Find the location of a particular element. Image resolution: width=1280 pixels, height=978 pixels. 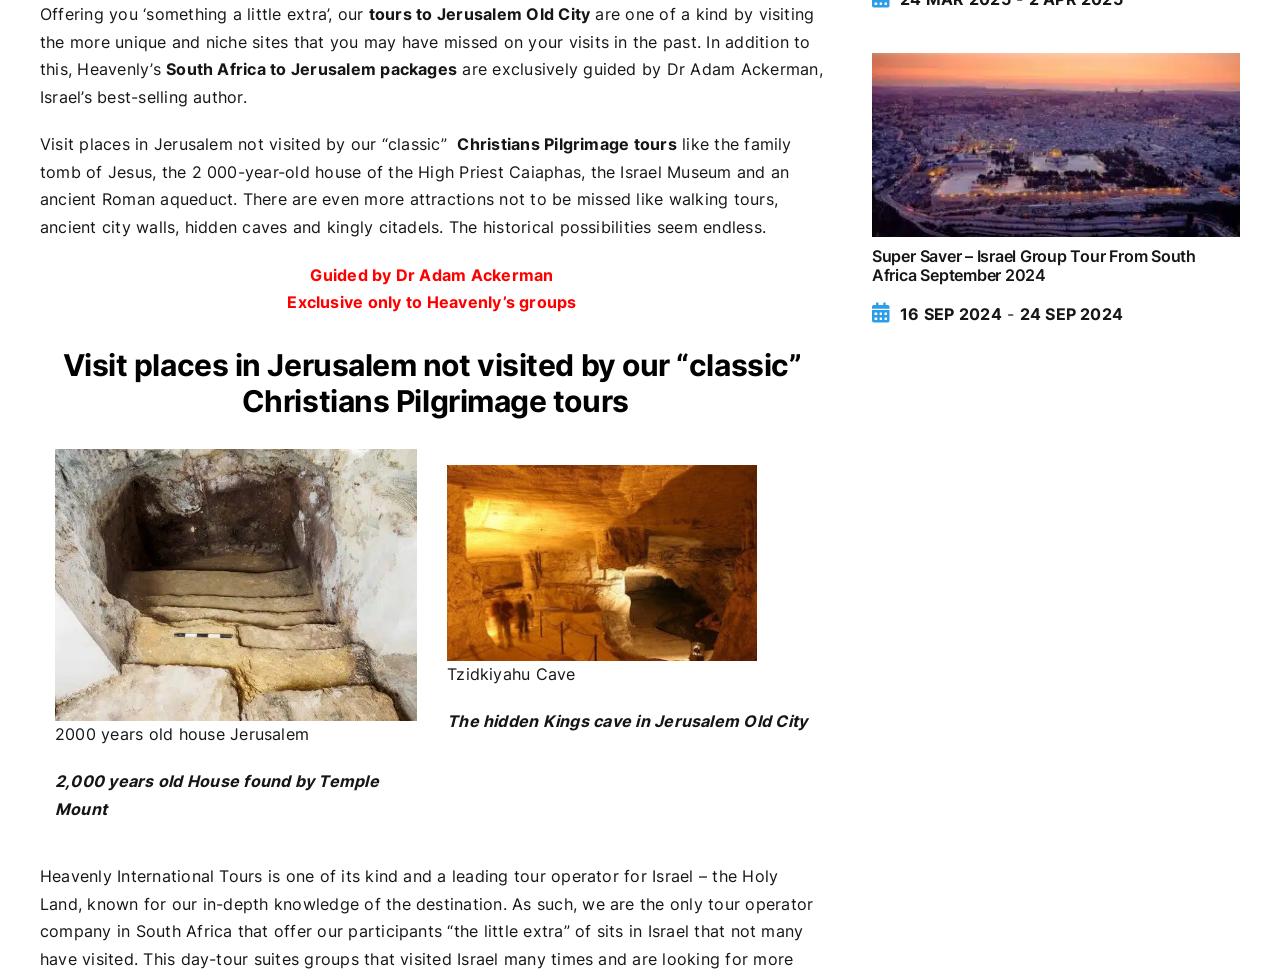

'2000 years old house Jerusalem' is located at coordinates (55, 733).